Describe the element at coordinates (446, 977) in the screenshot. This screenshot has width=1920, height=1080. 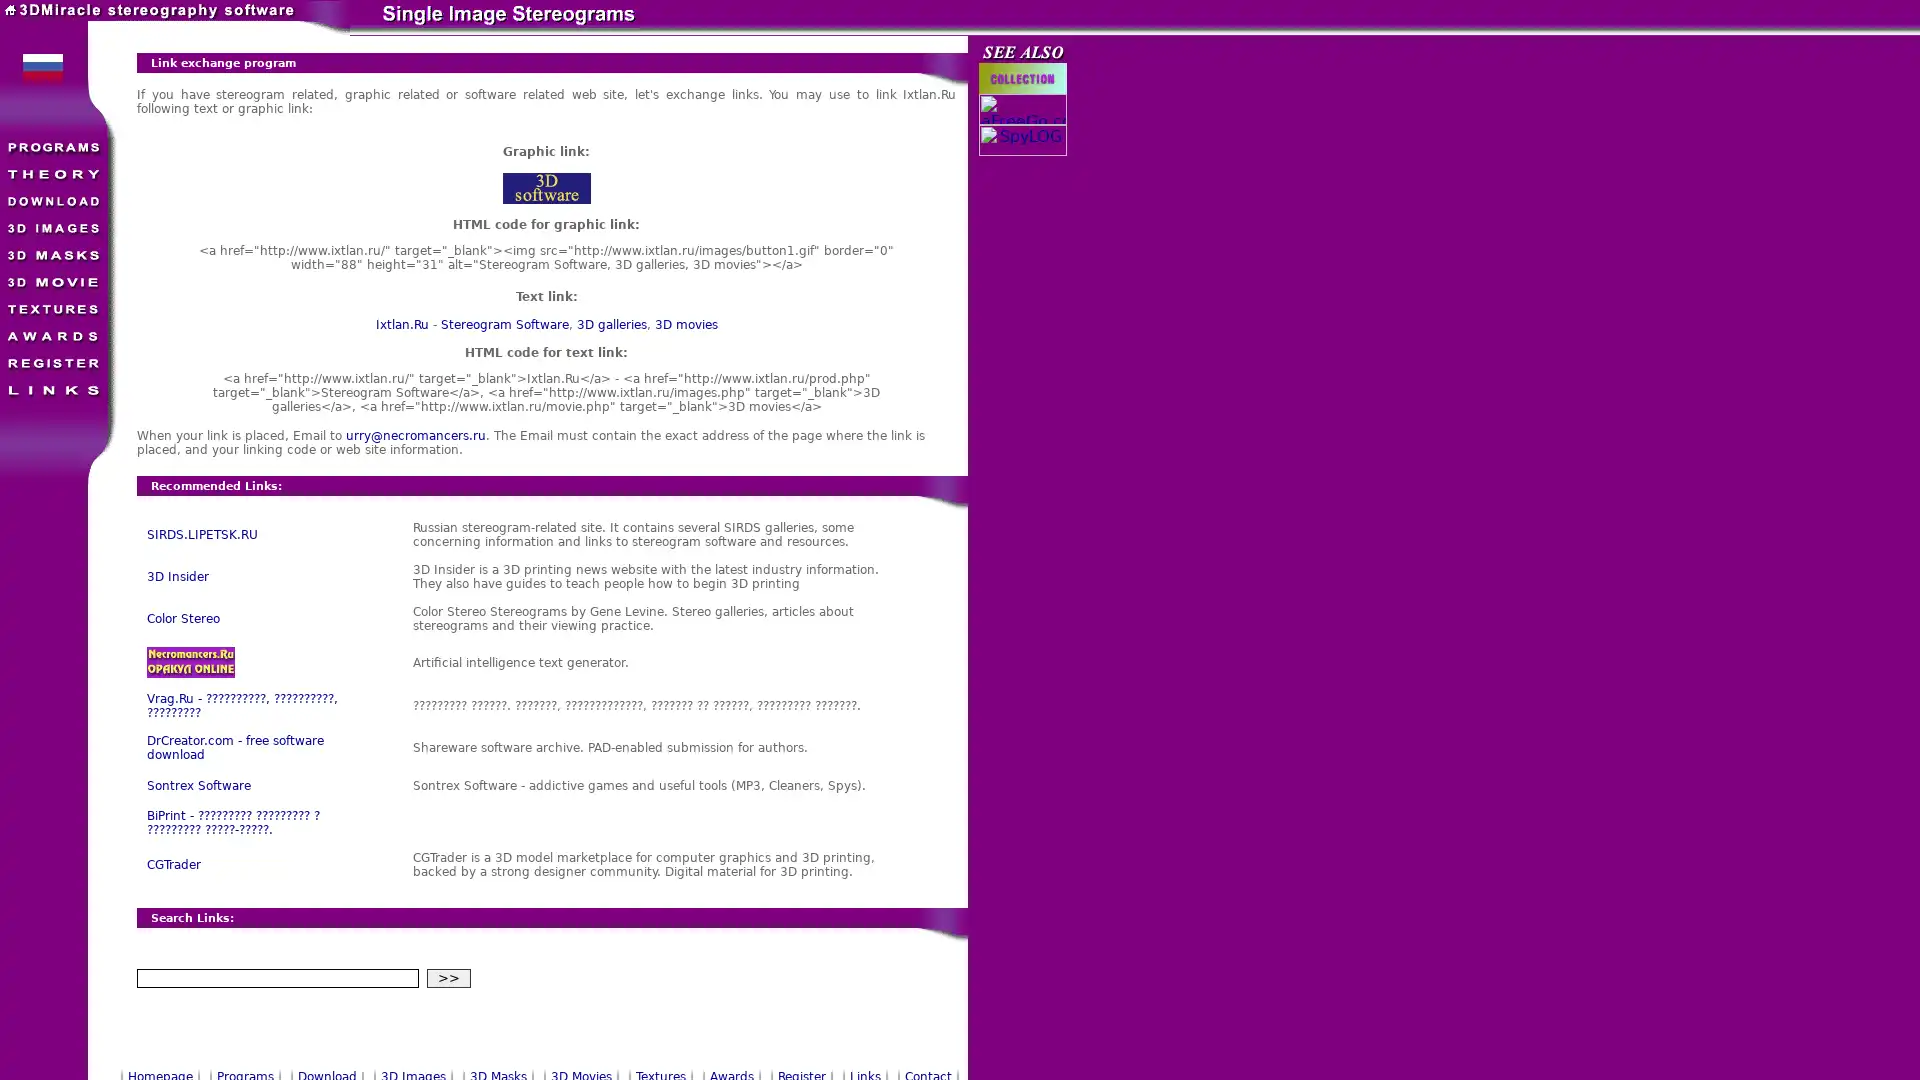
I see `>>` at that location.